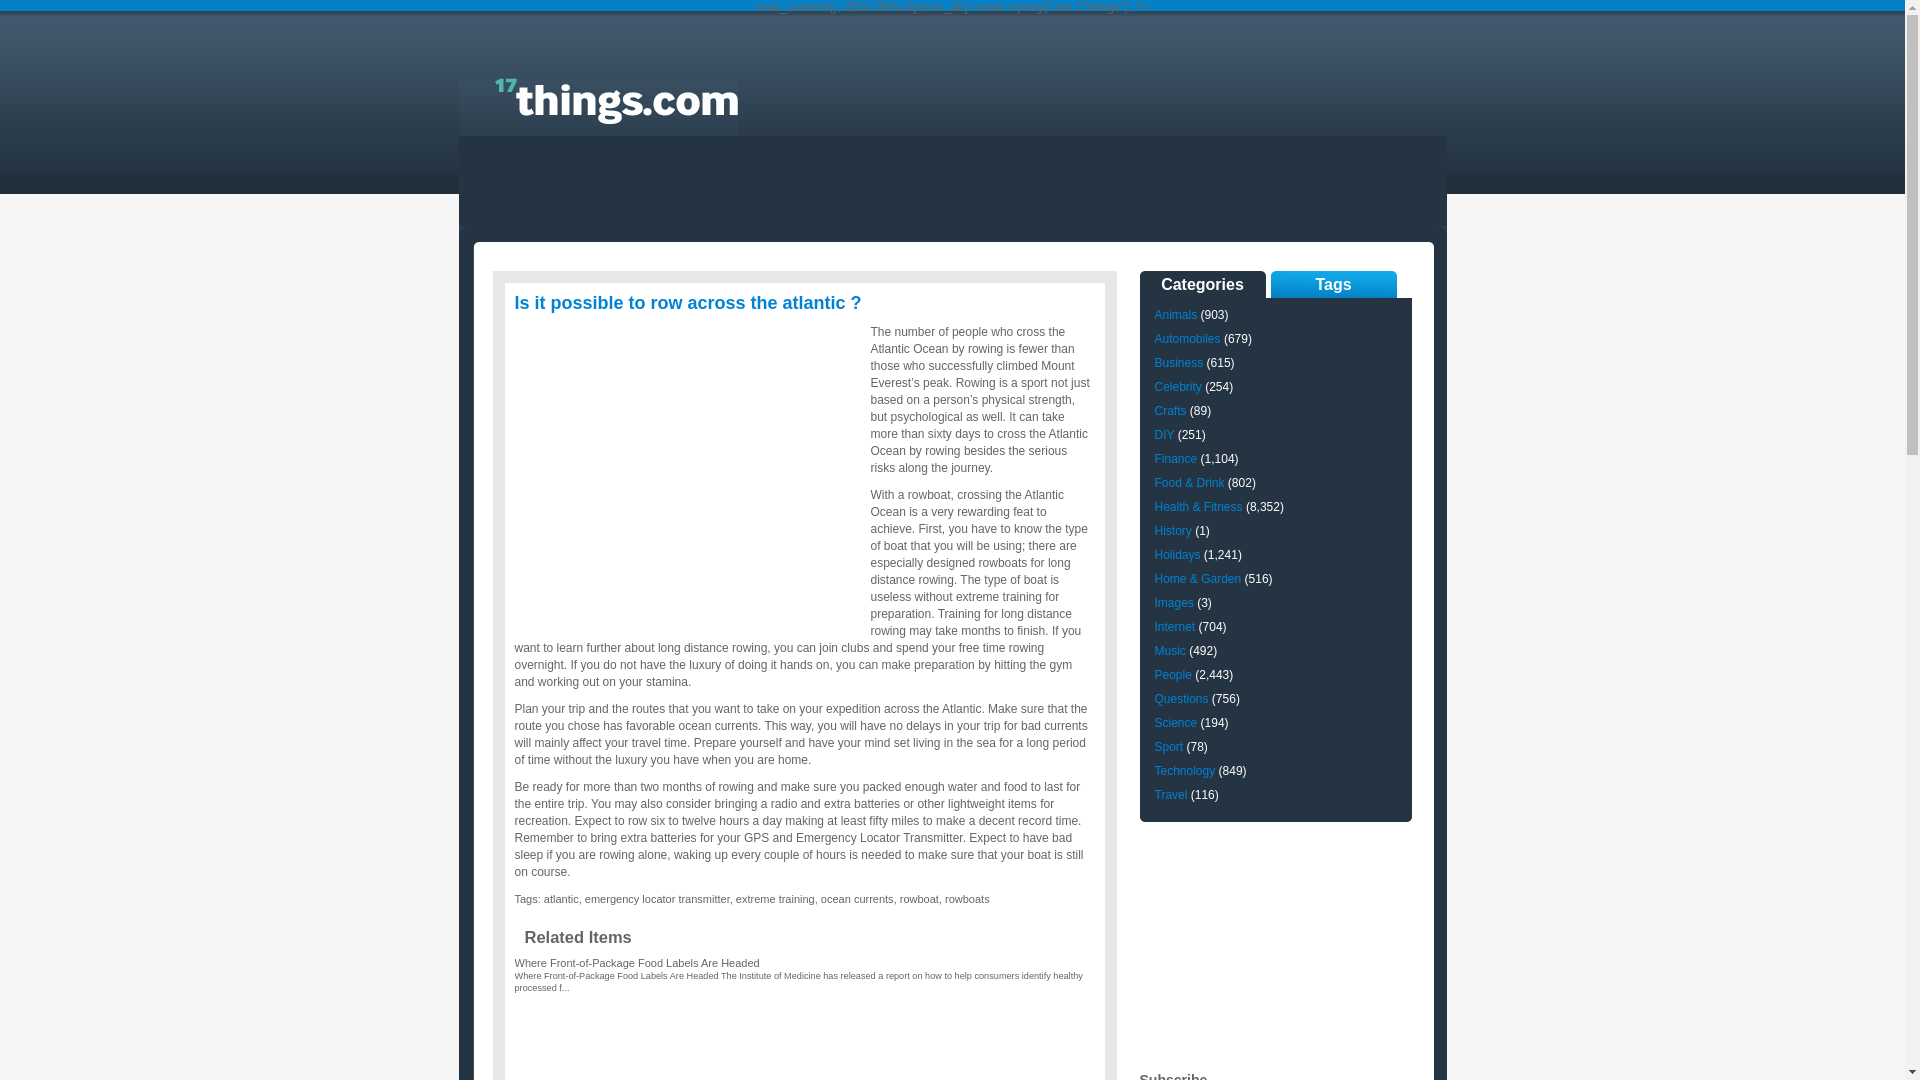 This screenshot has height=1080, width=1920. What do you see at coordinates (1168, 747) in the screenshot?
I see `'Sport'` at bounding box center [1168, 747].